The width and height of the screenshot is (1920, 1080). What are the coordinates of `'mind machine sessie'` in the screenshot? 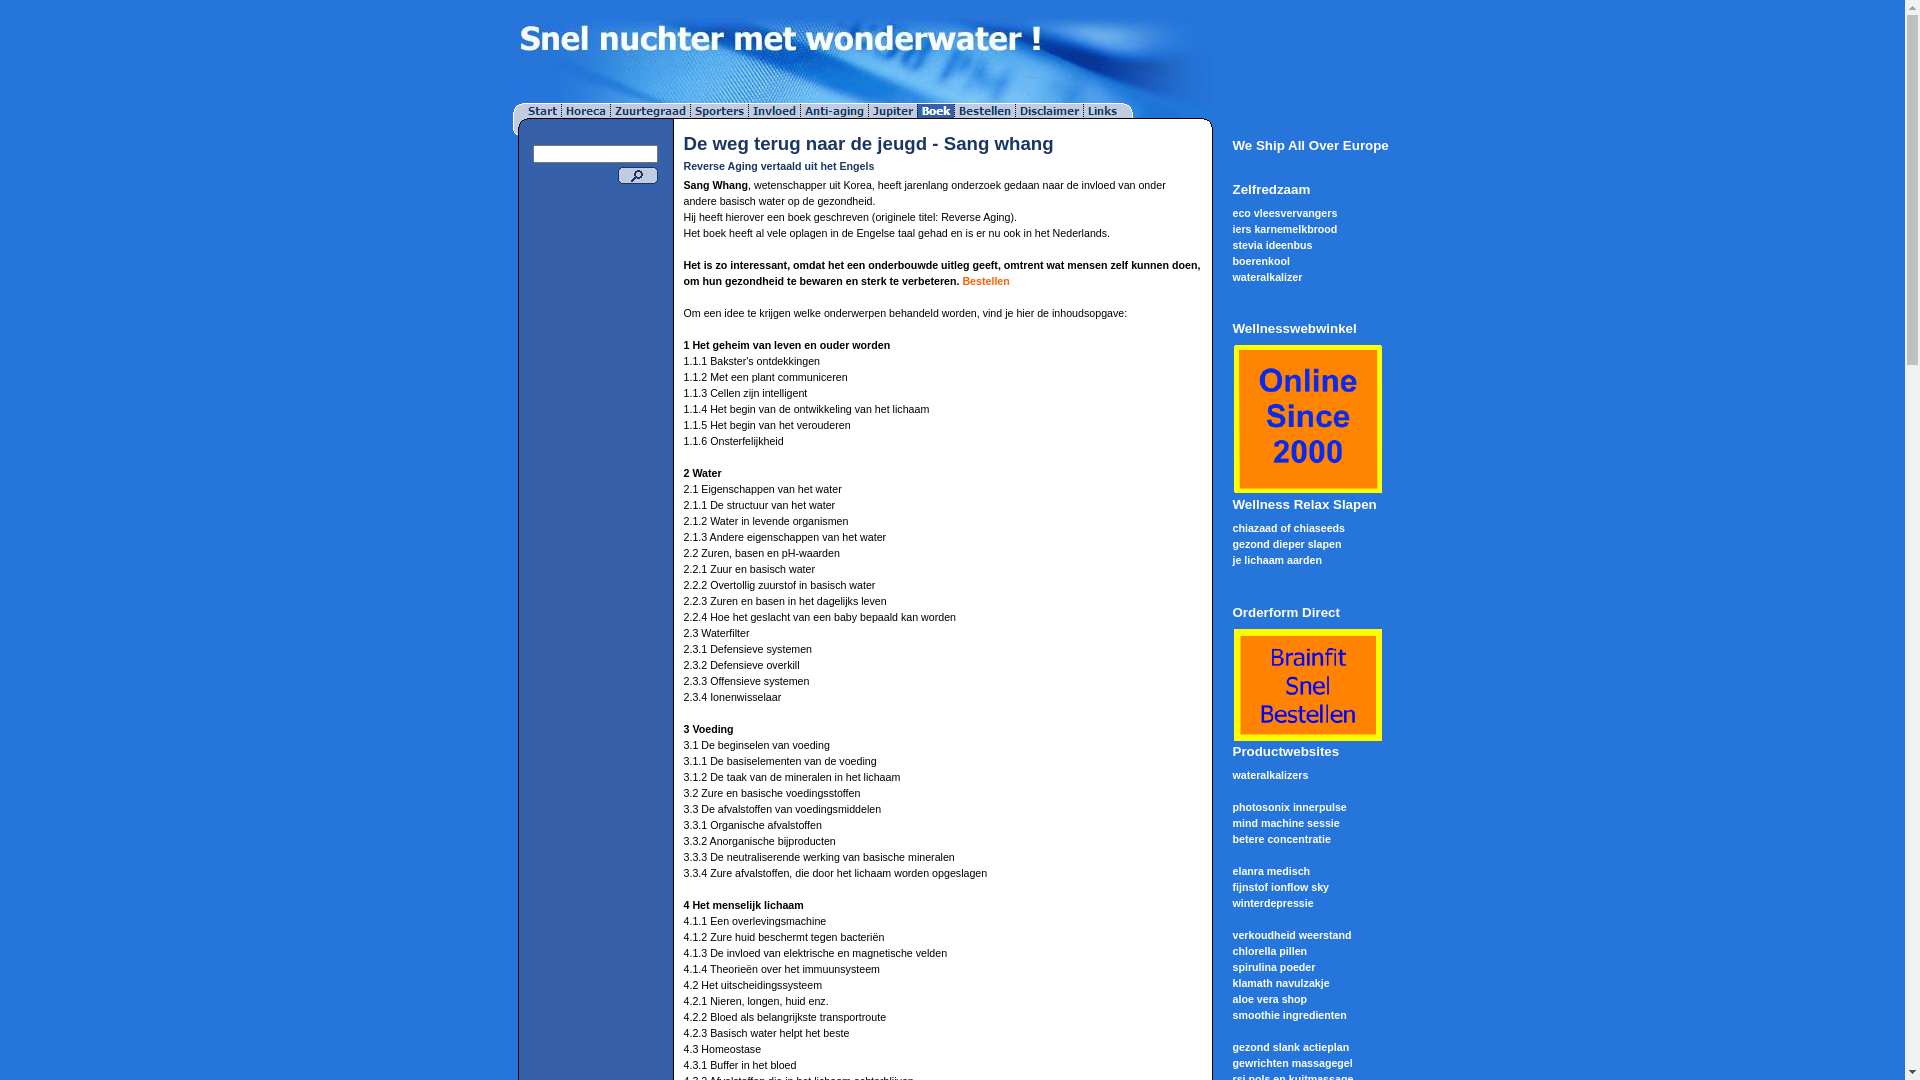 It's located at (1231, 822).